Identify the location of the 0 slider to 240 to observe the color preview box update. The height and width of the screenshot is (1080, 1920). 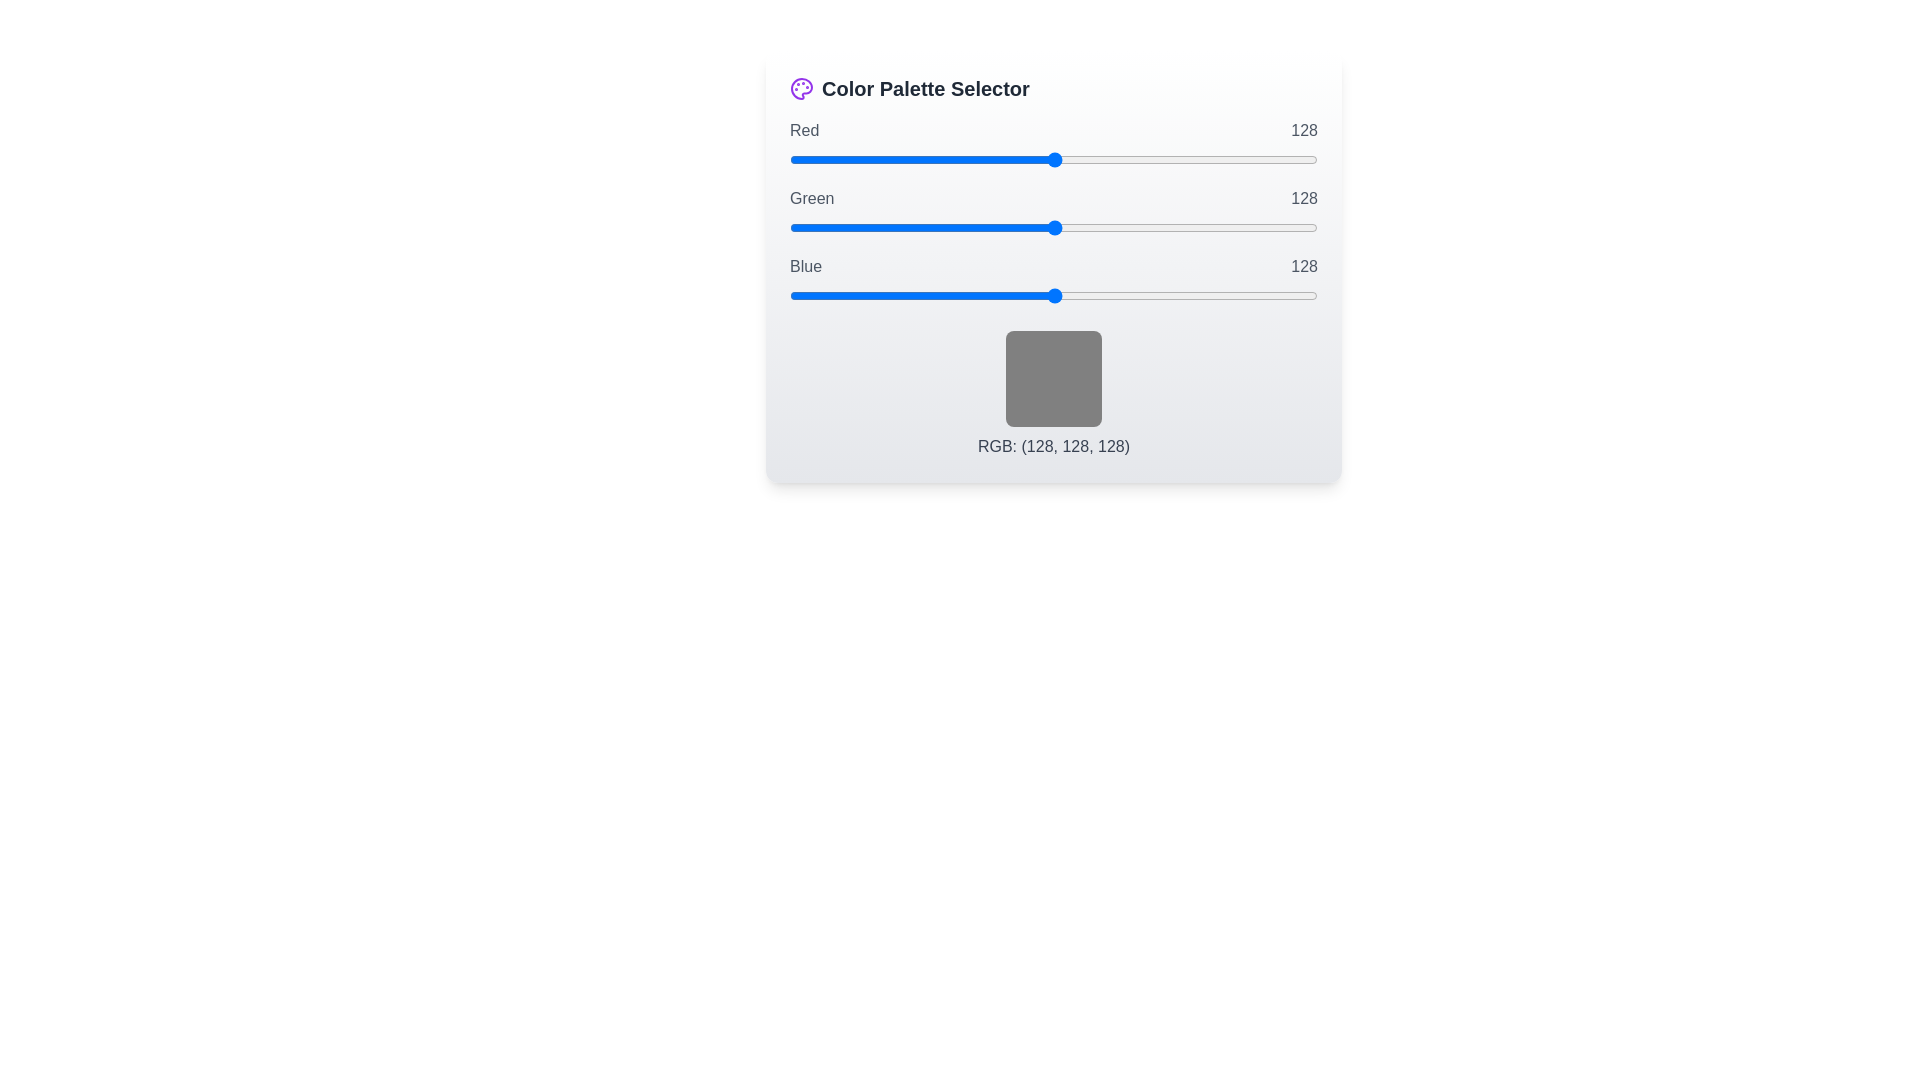
(1053, 158).